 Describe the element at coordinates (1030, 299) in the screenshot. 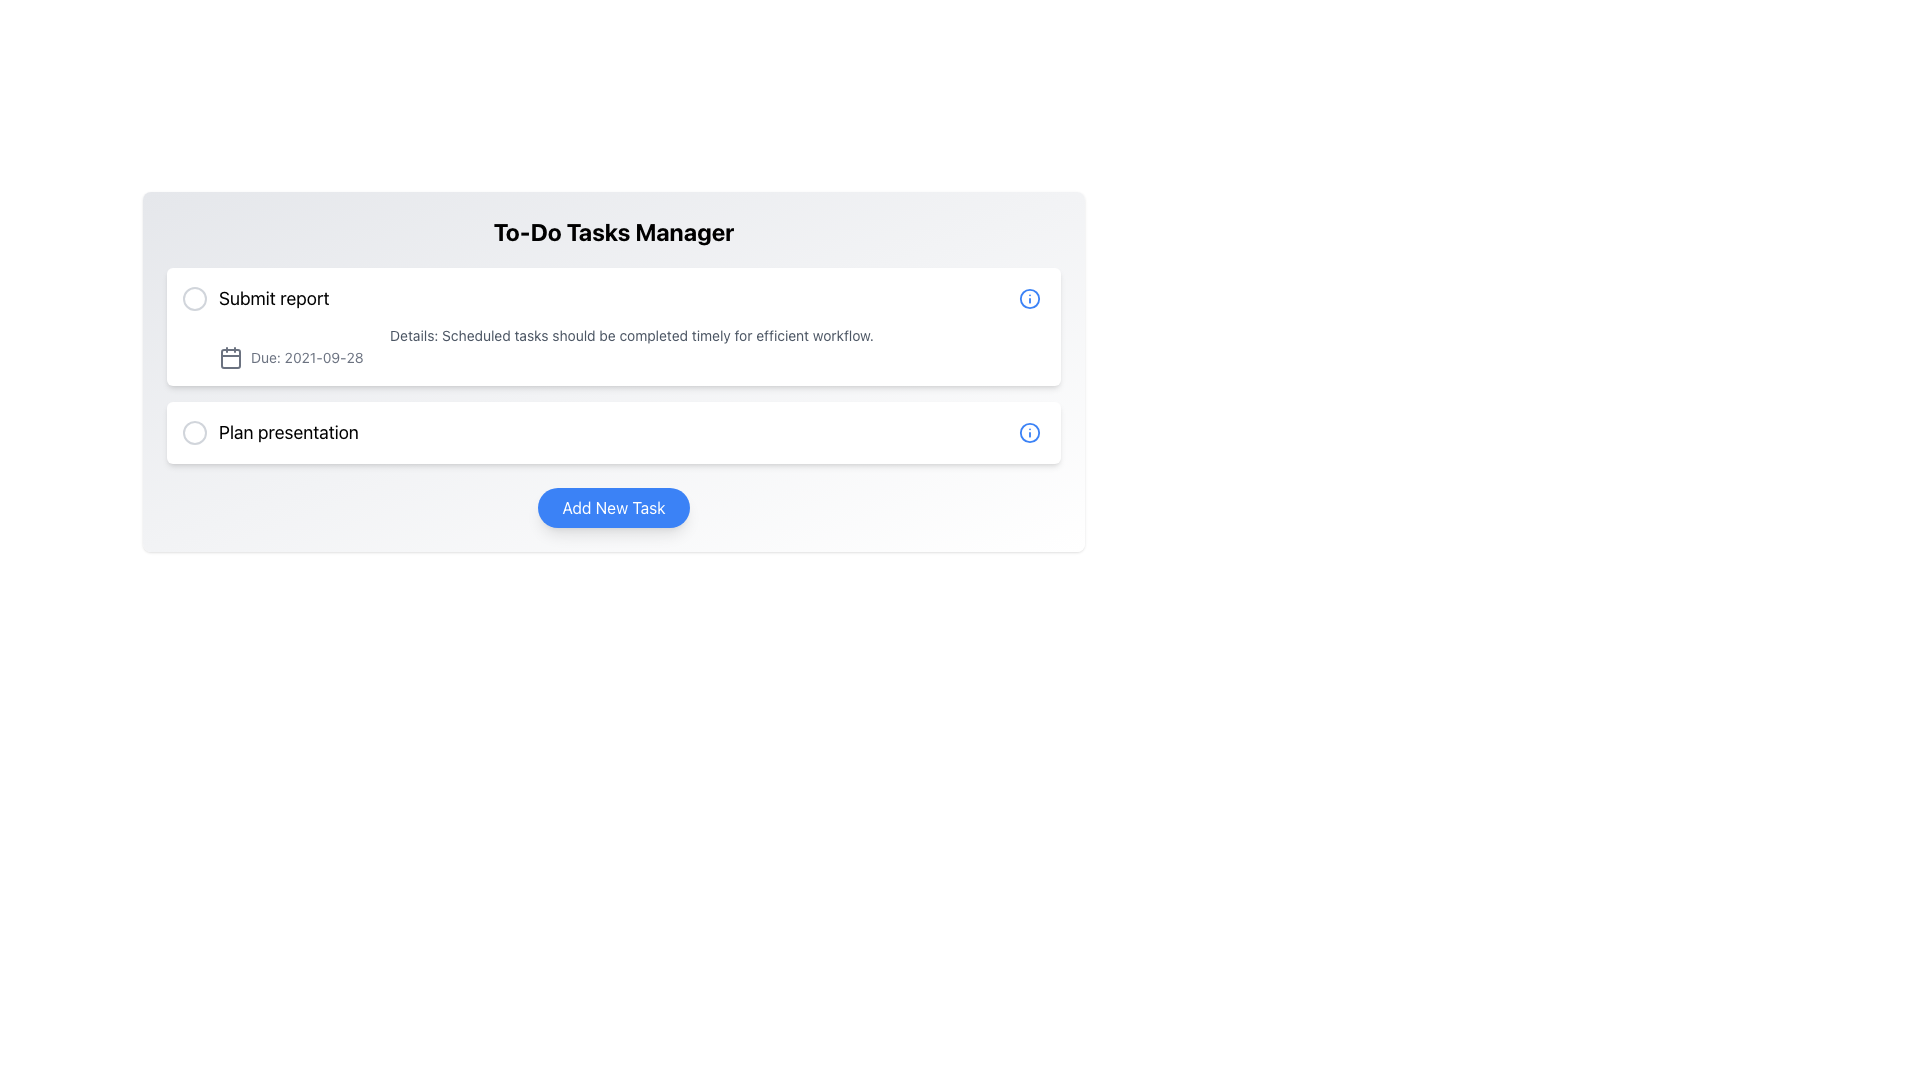

I see `the circular graphical element that is part of the 'info' icon next to the 'Plan presentation' task in the task list` at that location.